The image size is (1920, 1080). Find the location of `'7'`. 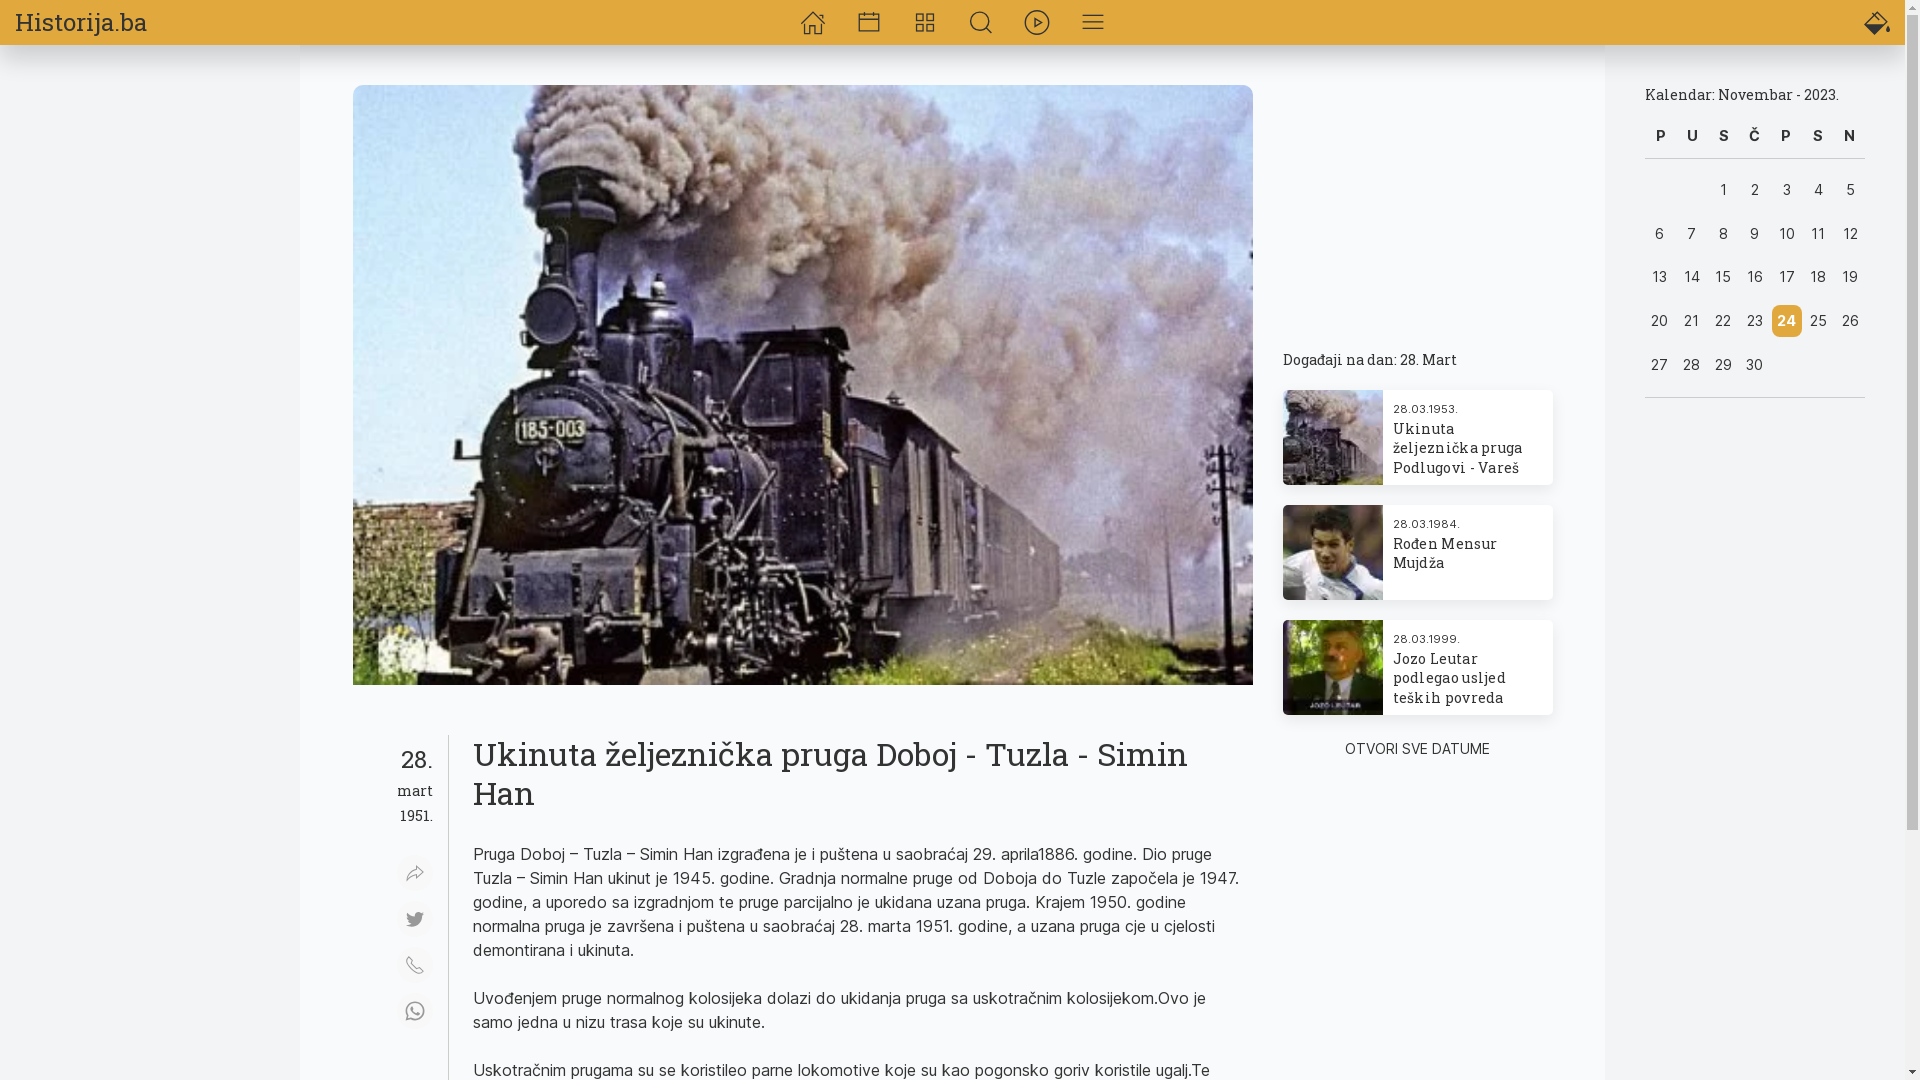

'7' is located at coordinates (1690, 233).